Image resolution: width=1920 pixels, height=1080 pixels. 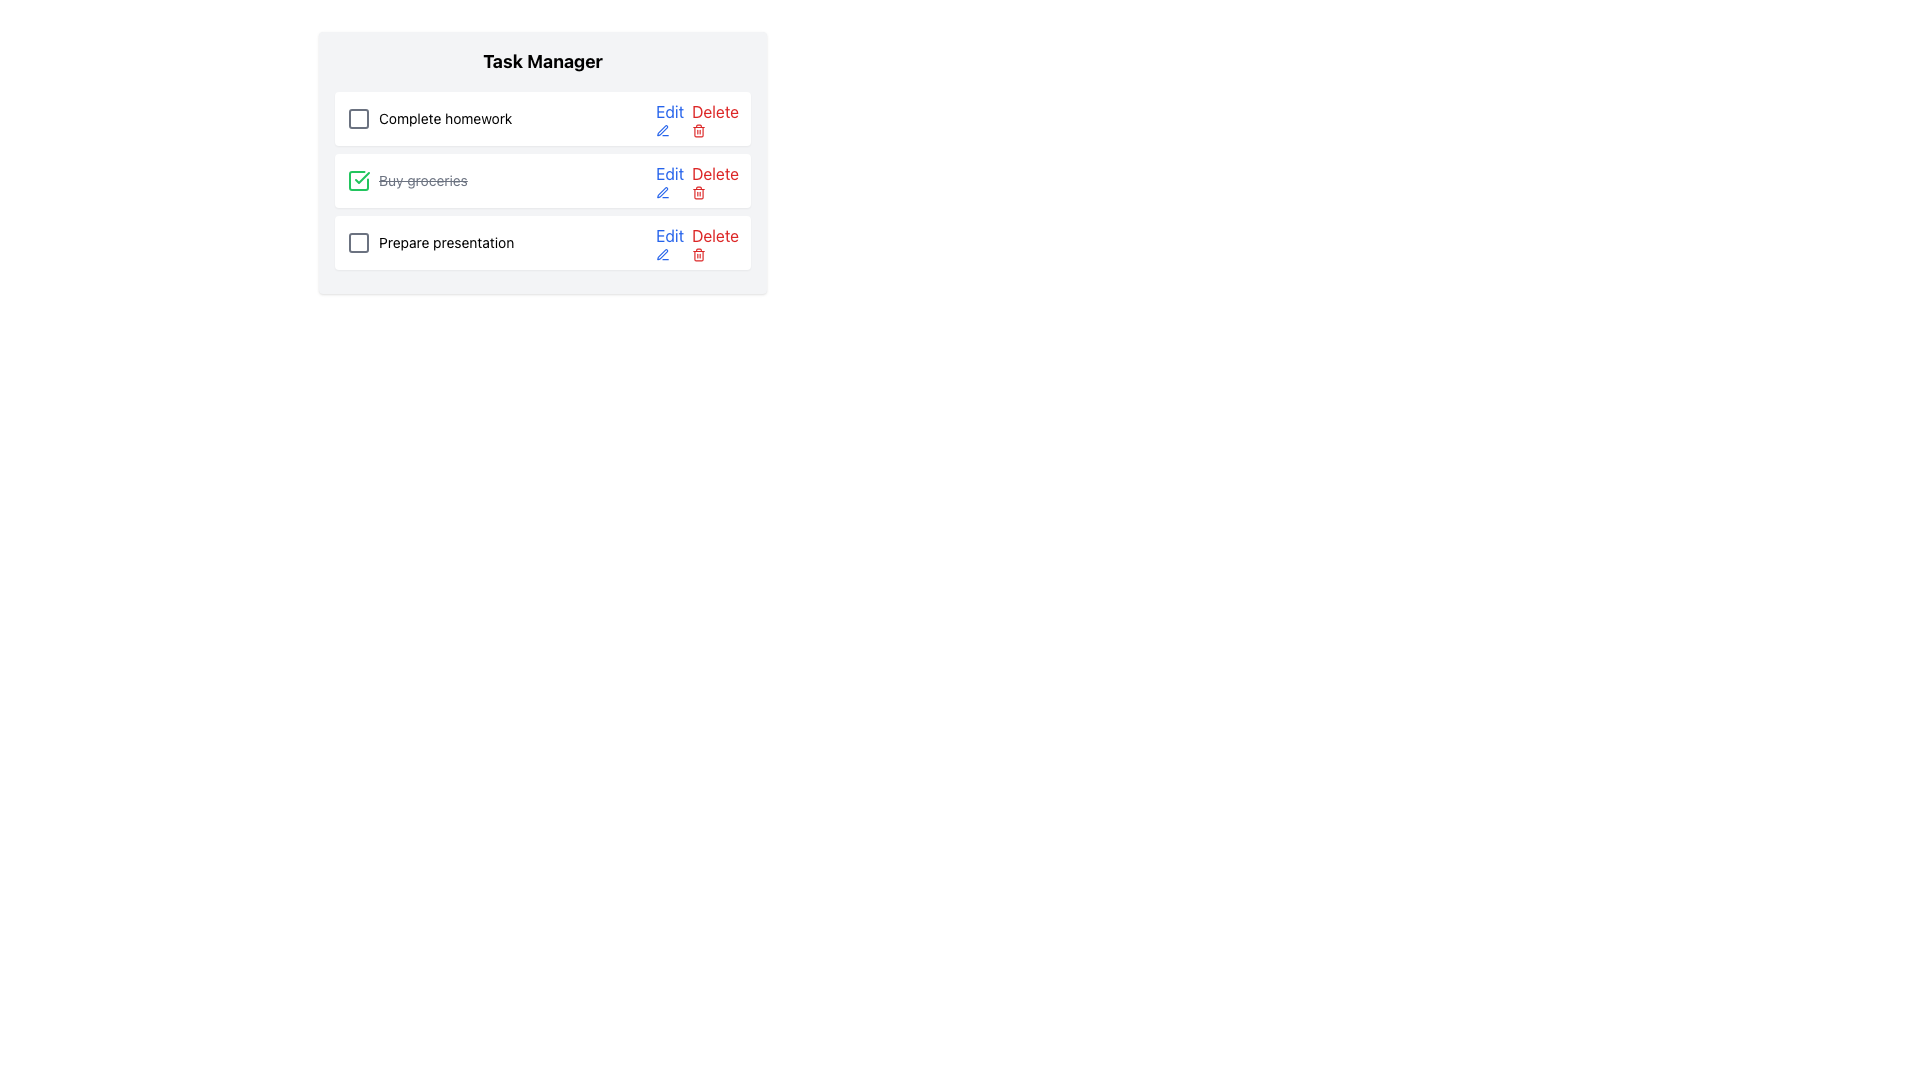 What do you see at coordinates (715, 181) in the screenshot?
I see `the red 'Delete' button with a trash bin icon, located on the right side of the second line of tasks` at bounding box center [715, 181].